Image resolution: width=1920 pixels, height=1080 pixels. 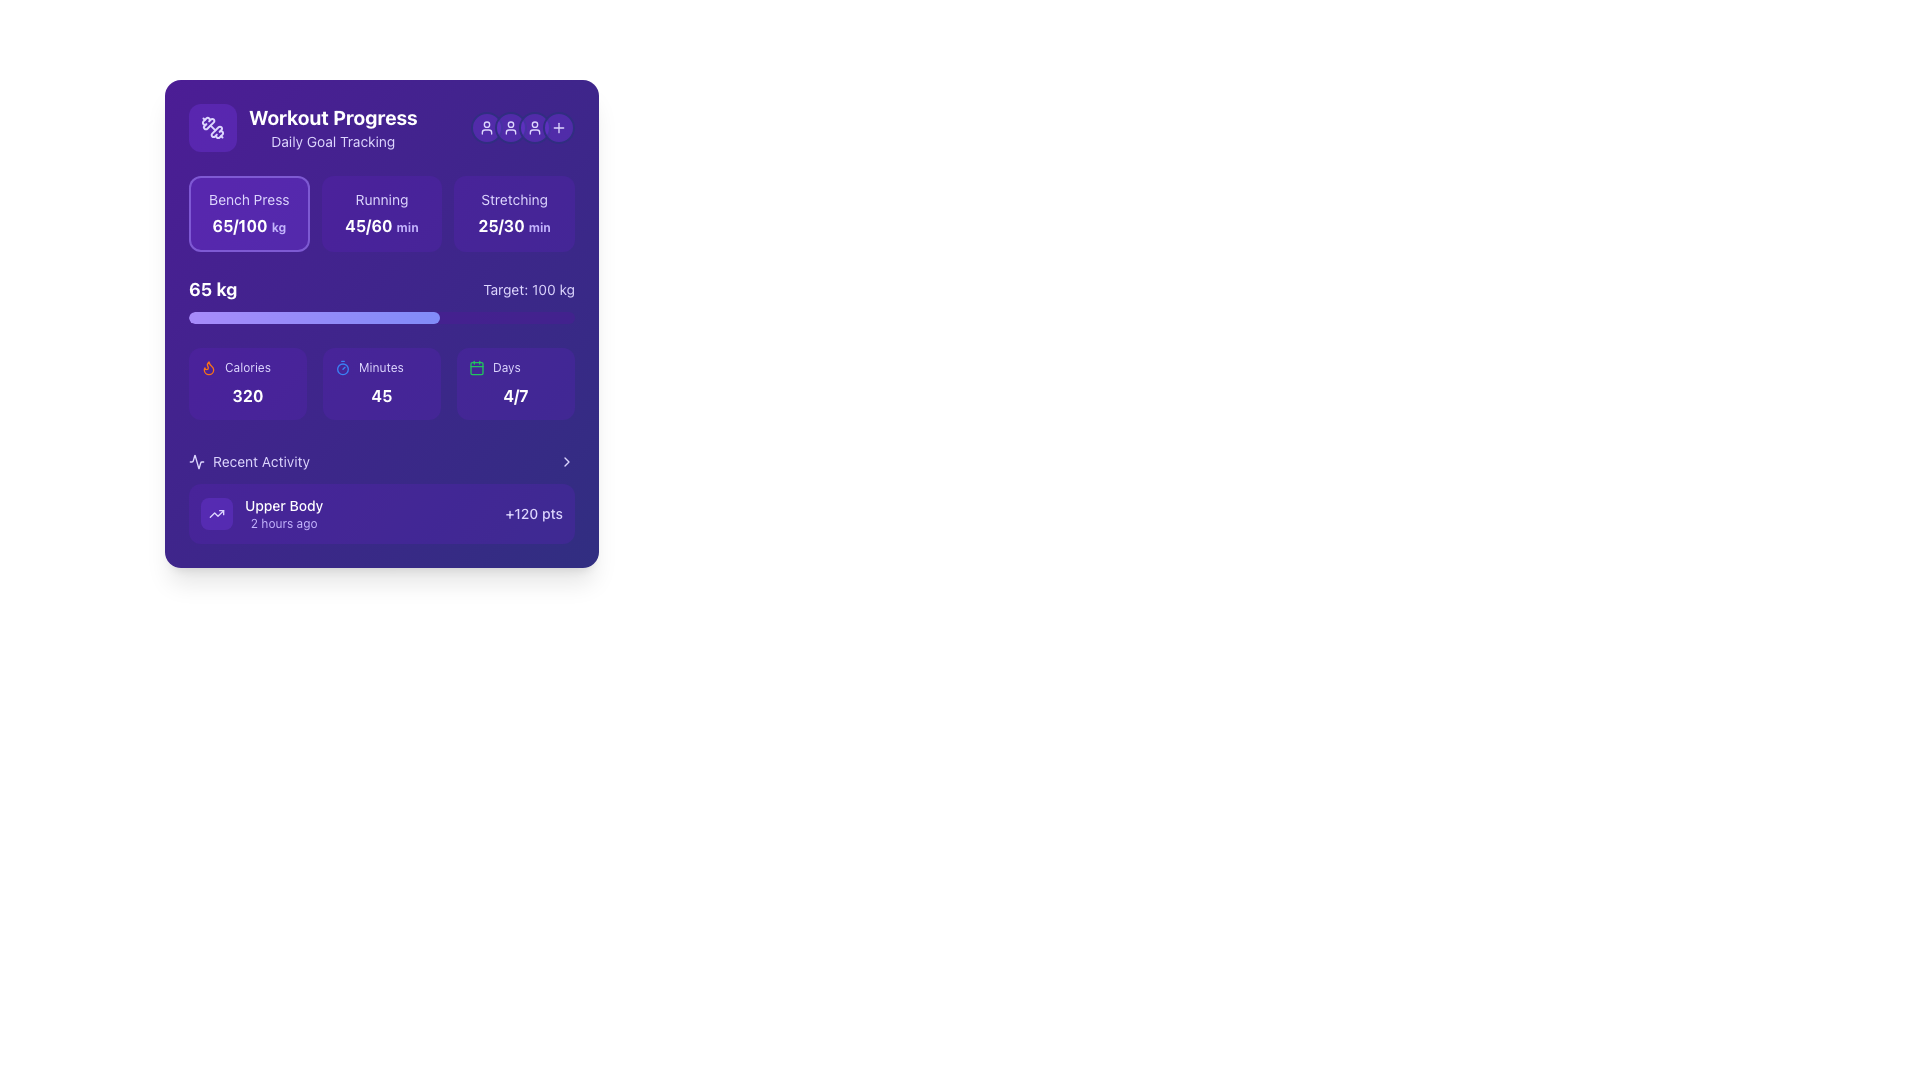 I want to click on the text label 'min' styled in a small violet font located in the 'Running' section, to the right of '45/60', so click(x=406, y=226).